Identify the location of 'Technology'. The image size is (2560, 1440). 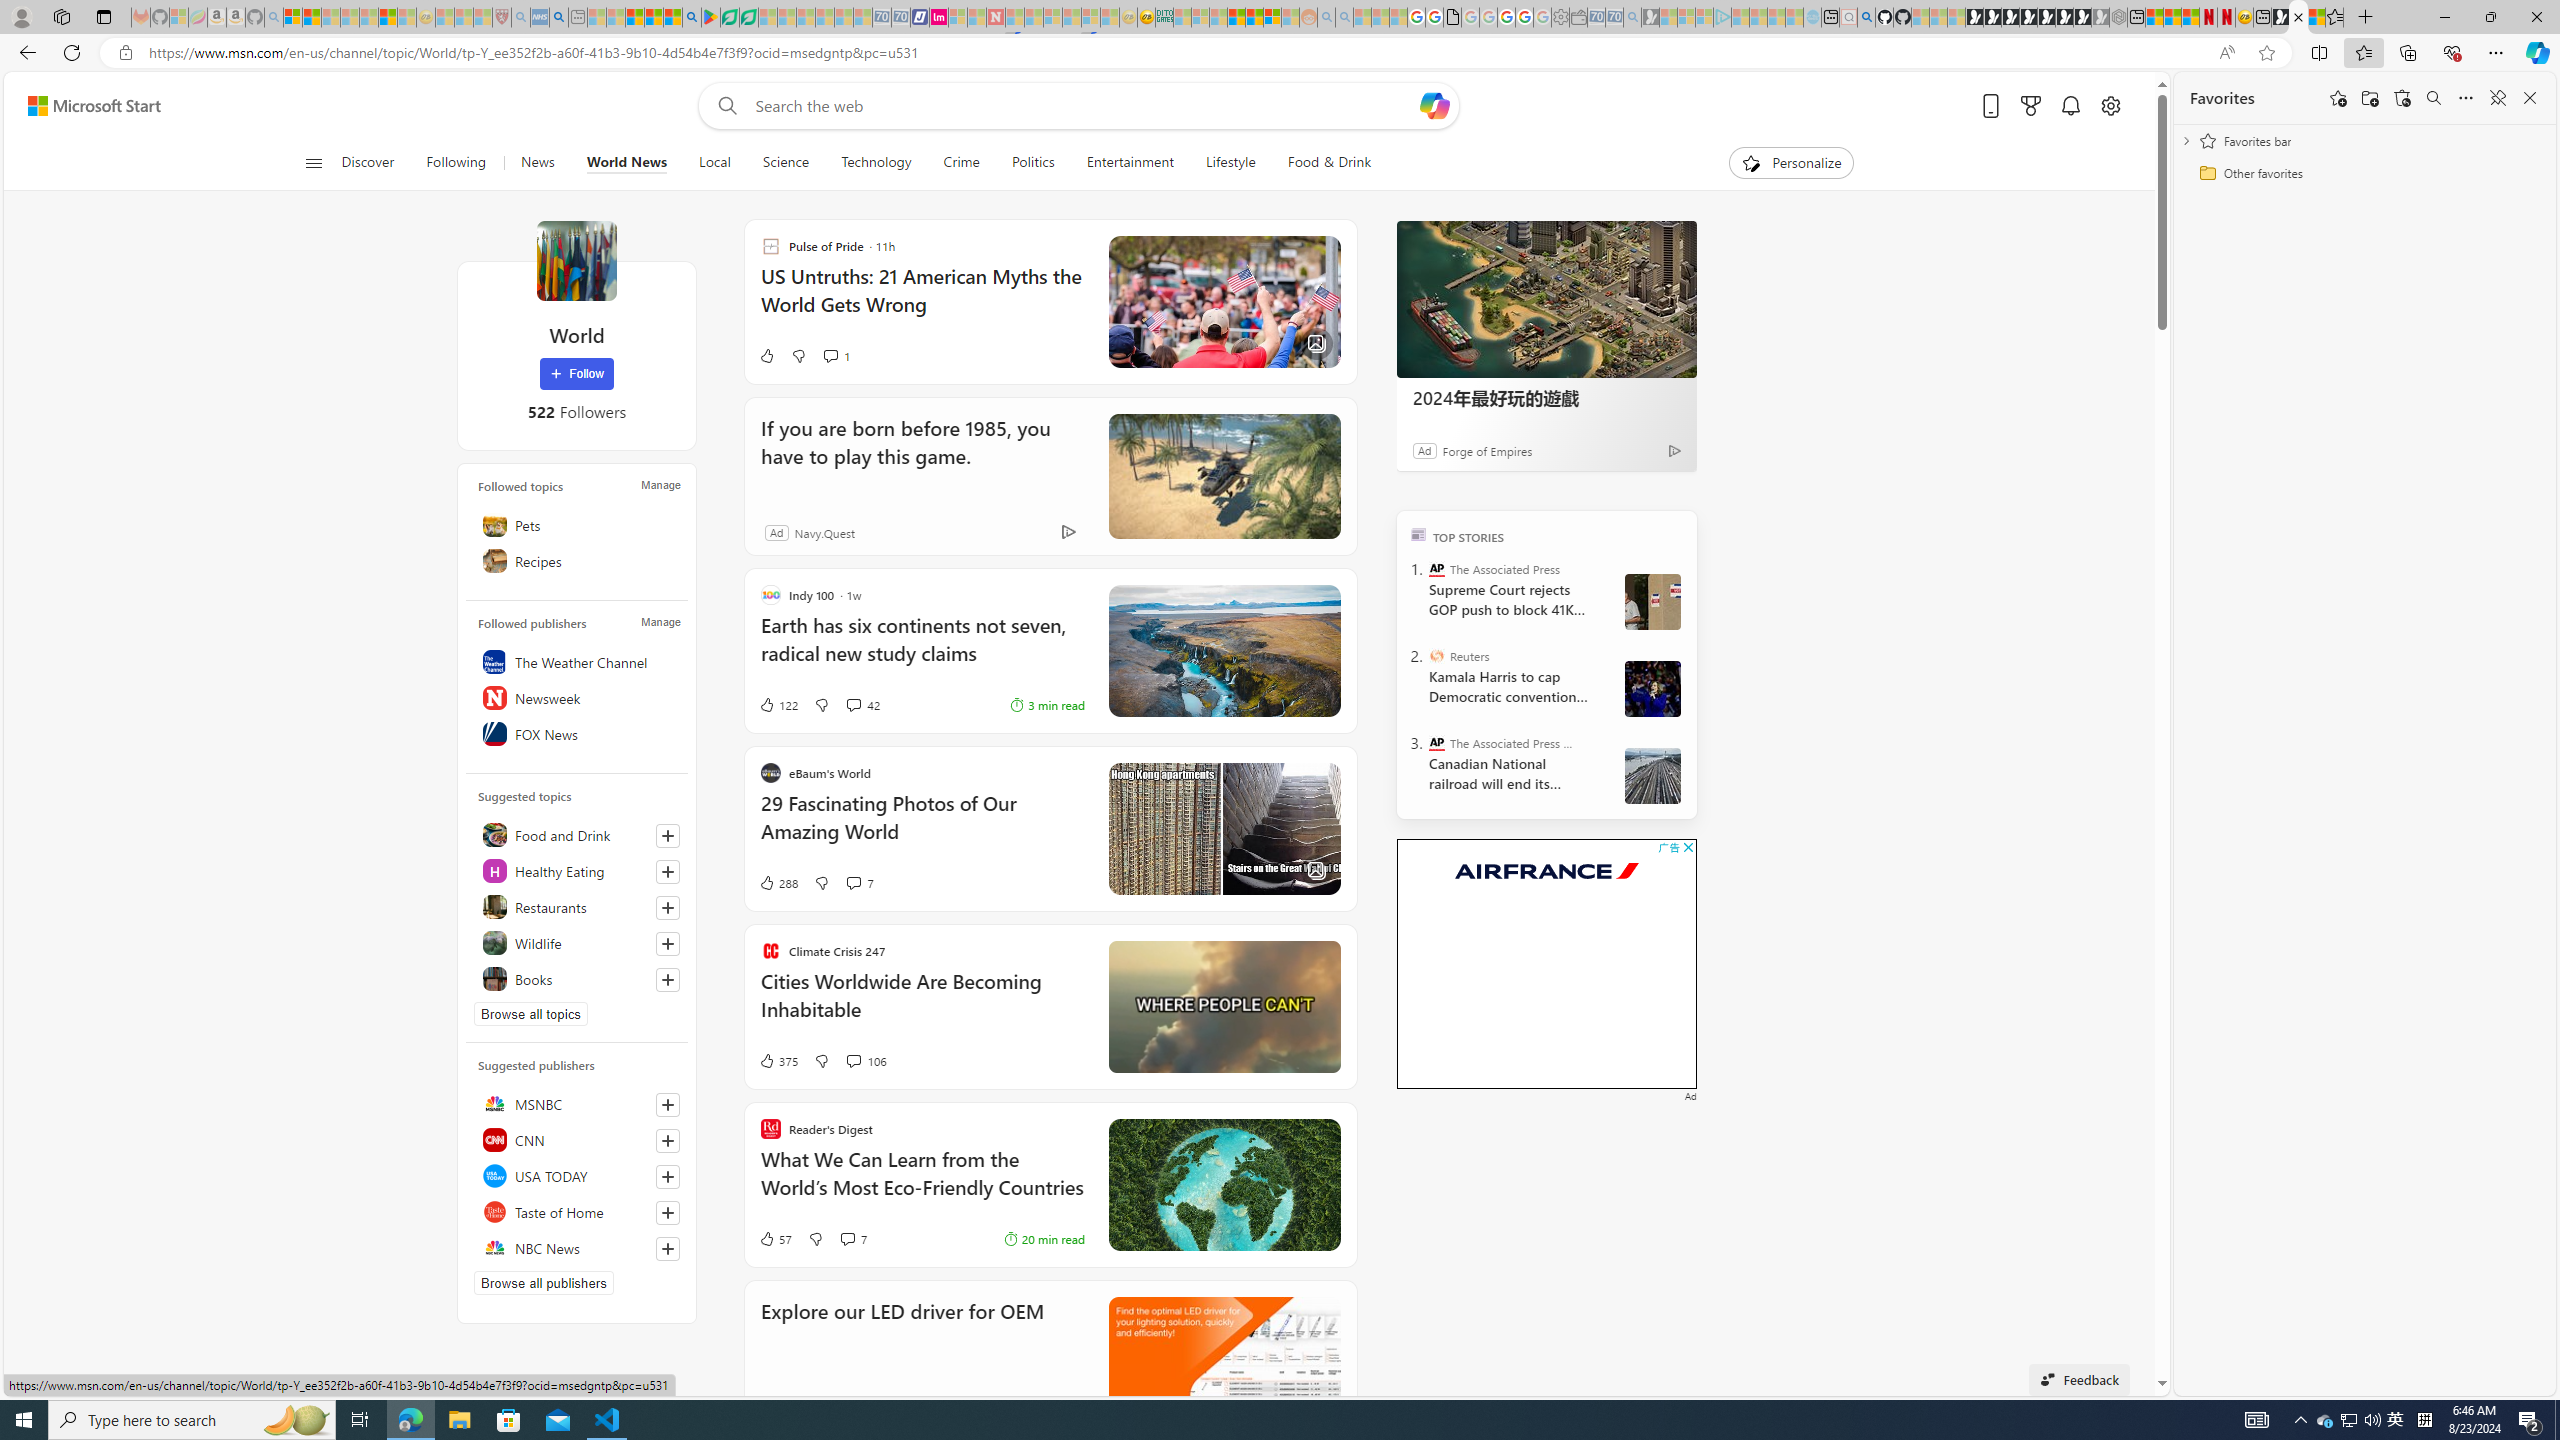
(876, 162).